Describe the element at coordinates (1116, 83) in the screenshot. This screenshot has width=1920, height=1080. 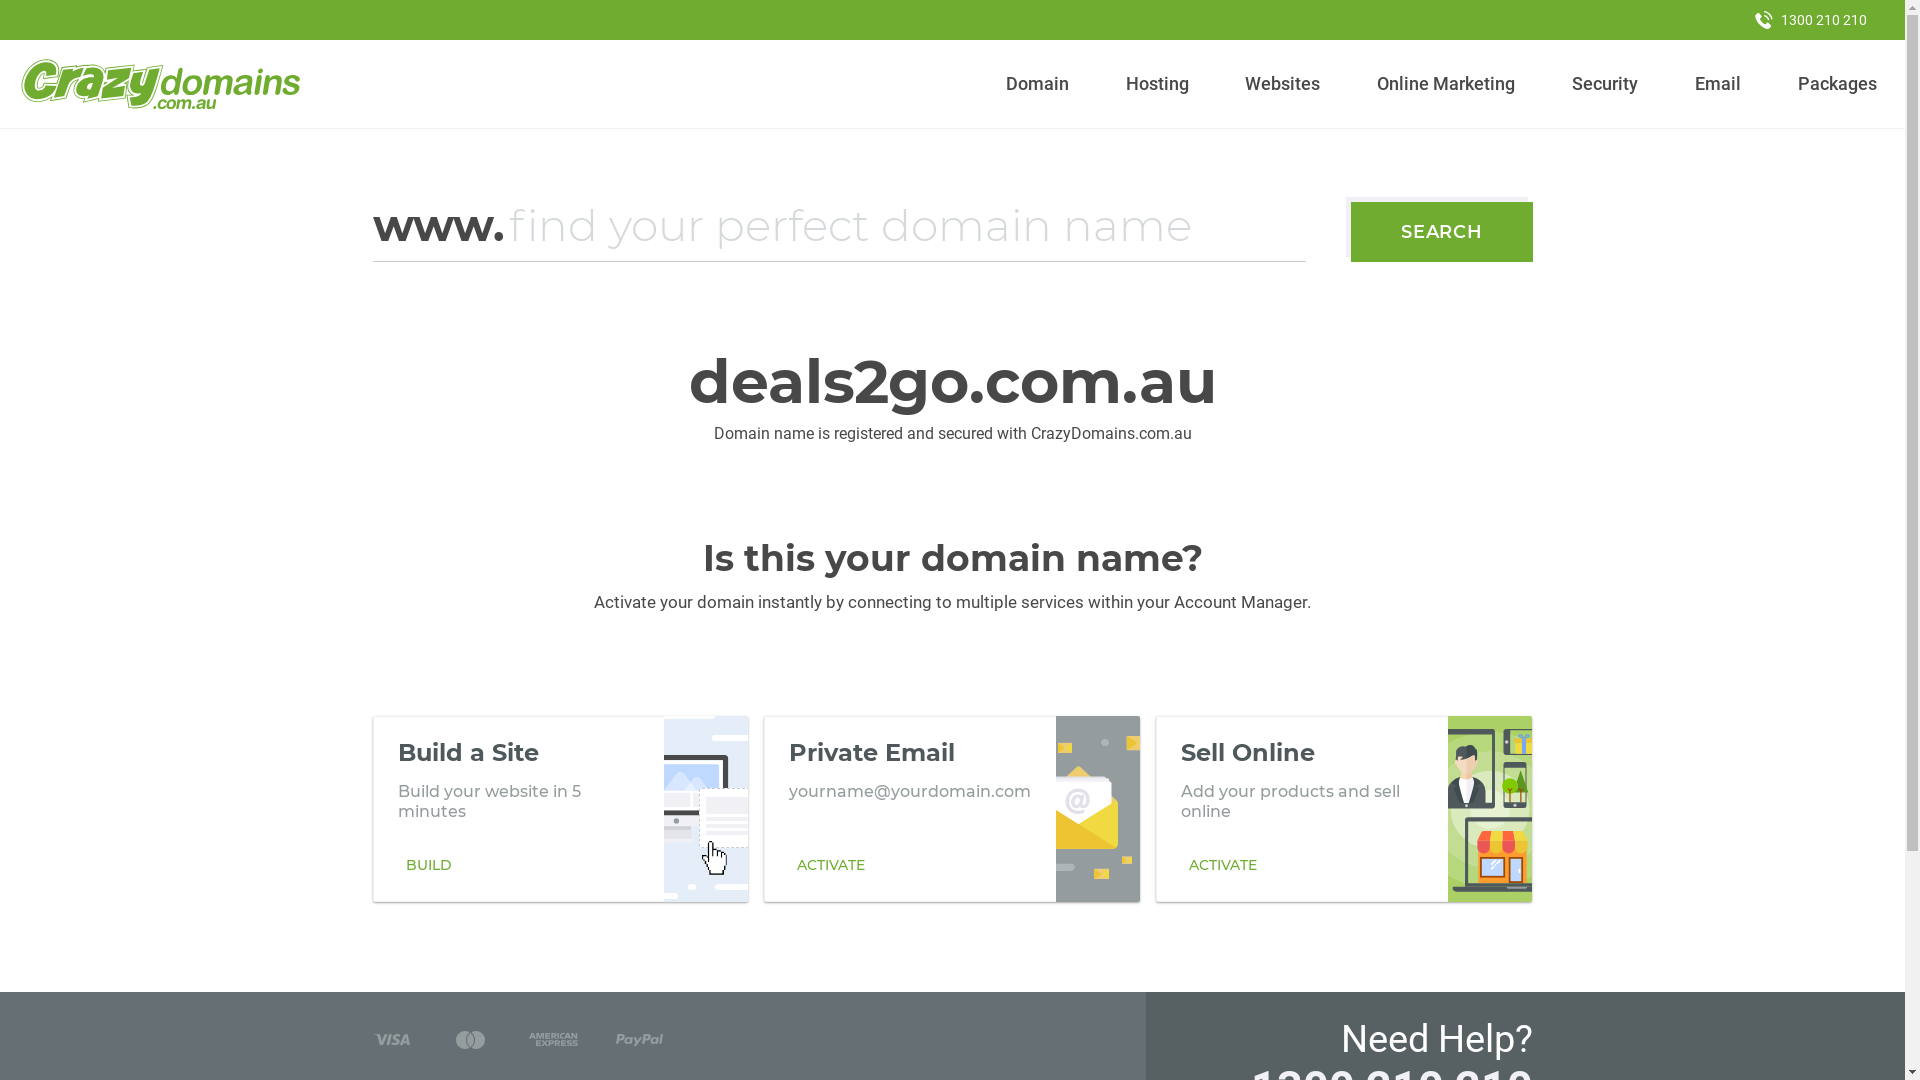
I see `'Hosting'` at that location.